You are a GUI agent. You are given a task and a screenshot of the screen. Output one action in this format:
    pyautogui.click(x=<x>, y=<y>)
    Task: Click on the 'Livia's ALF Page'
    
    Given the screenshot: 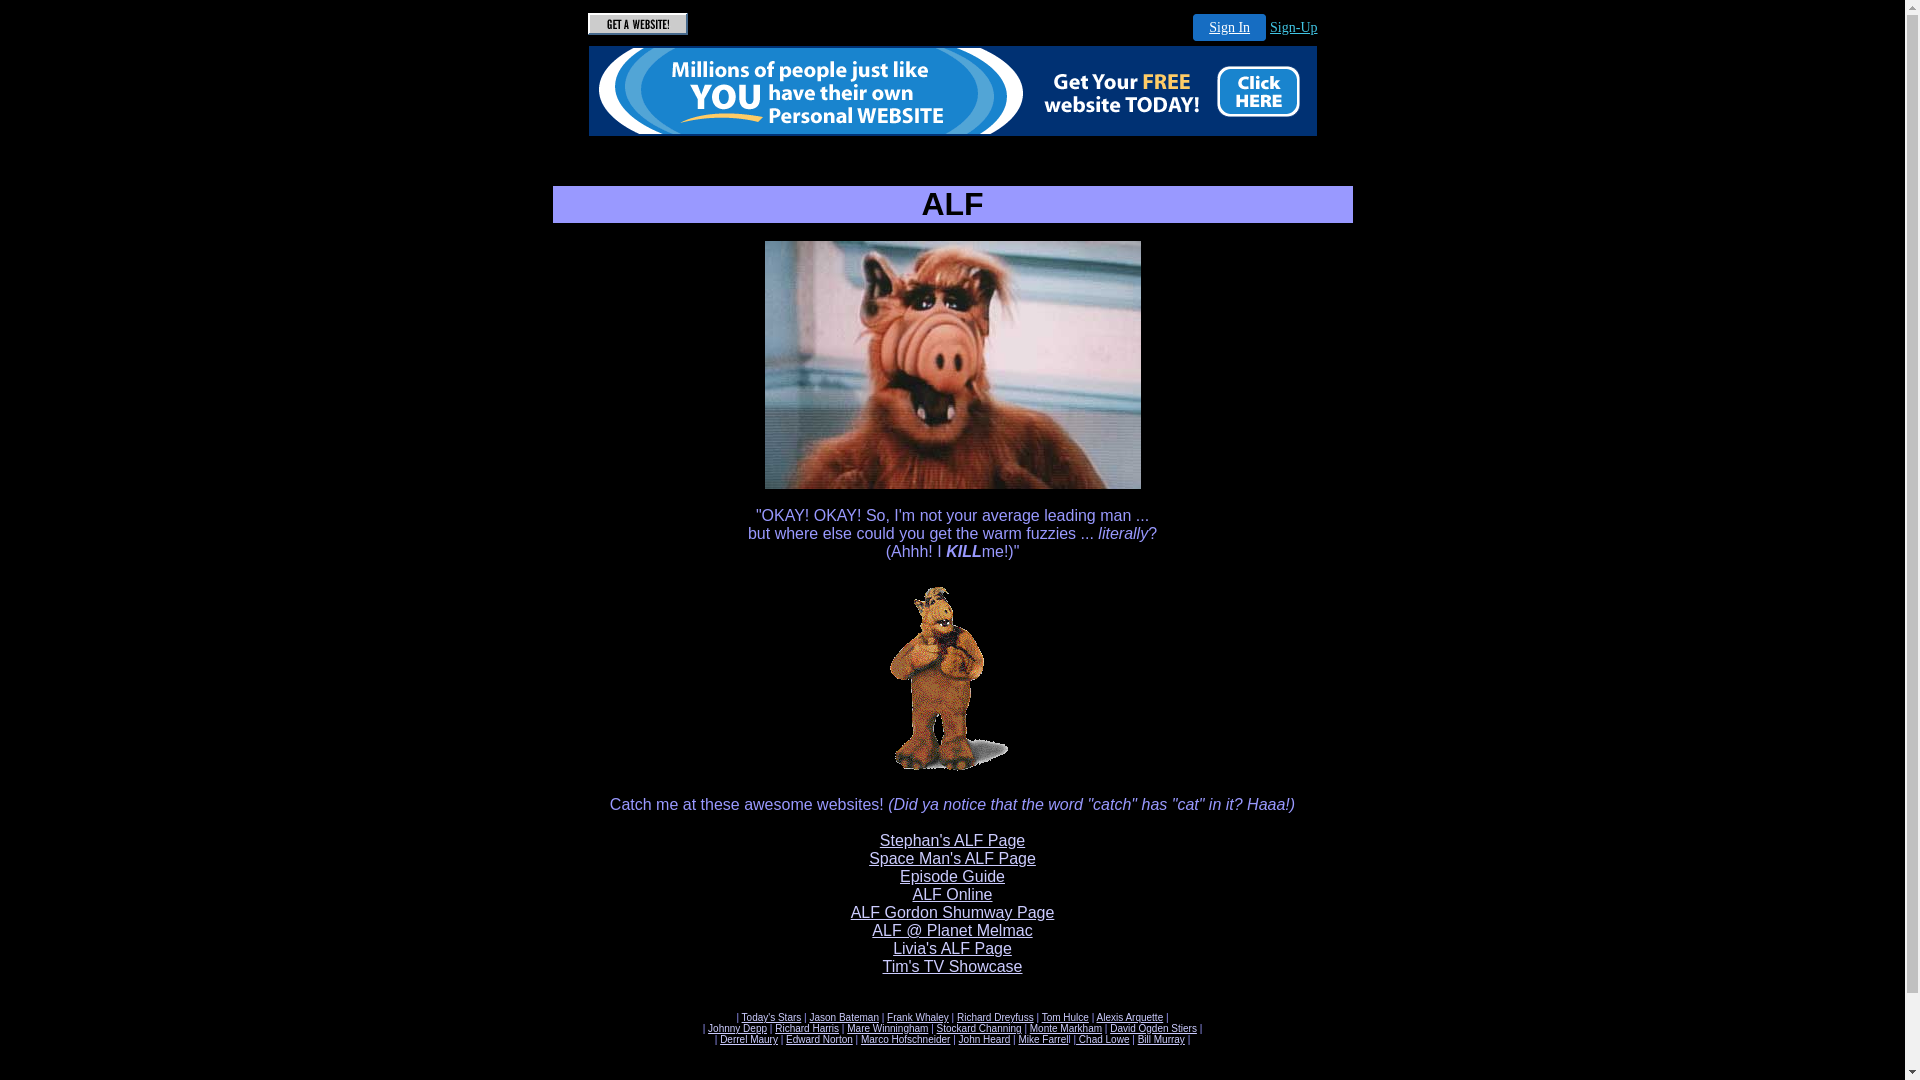 What is the action you would take?
    pyautogui.click(x=891, y=947)
    